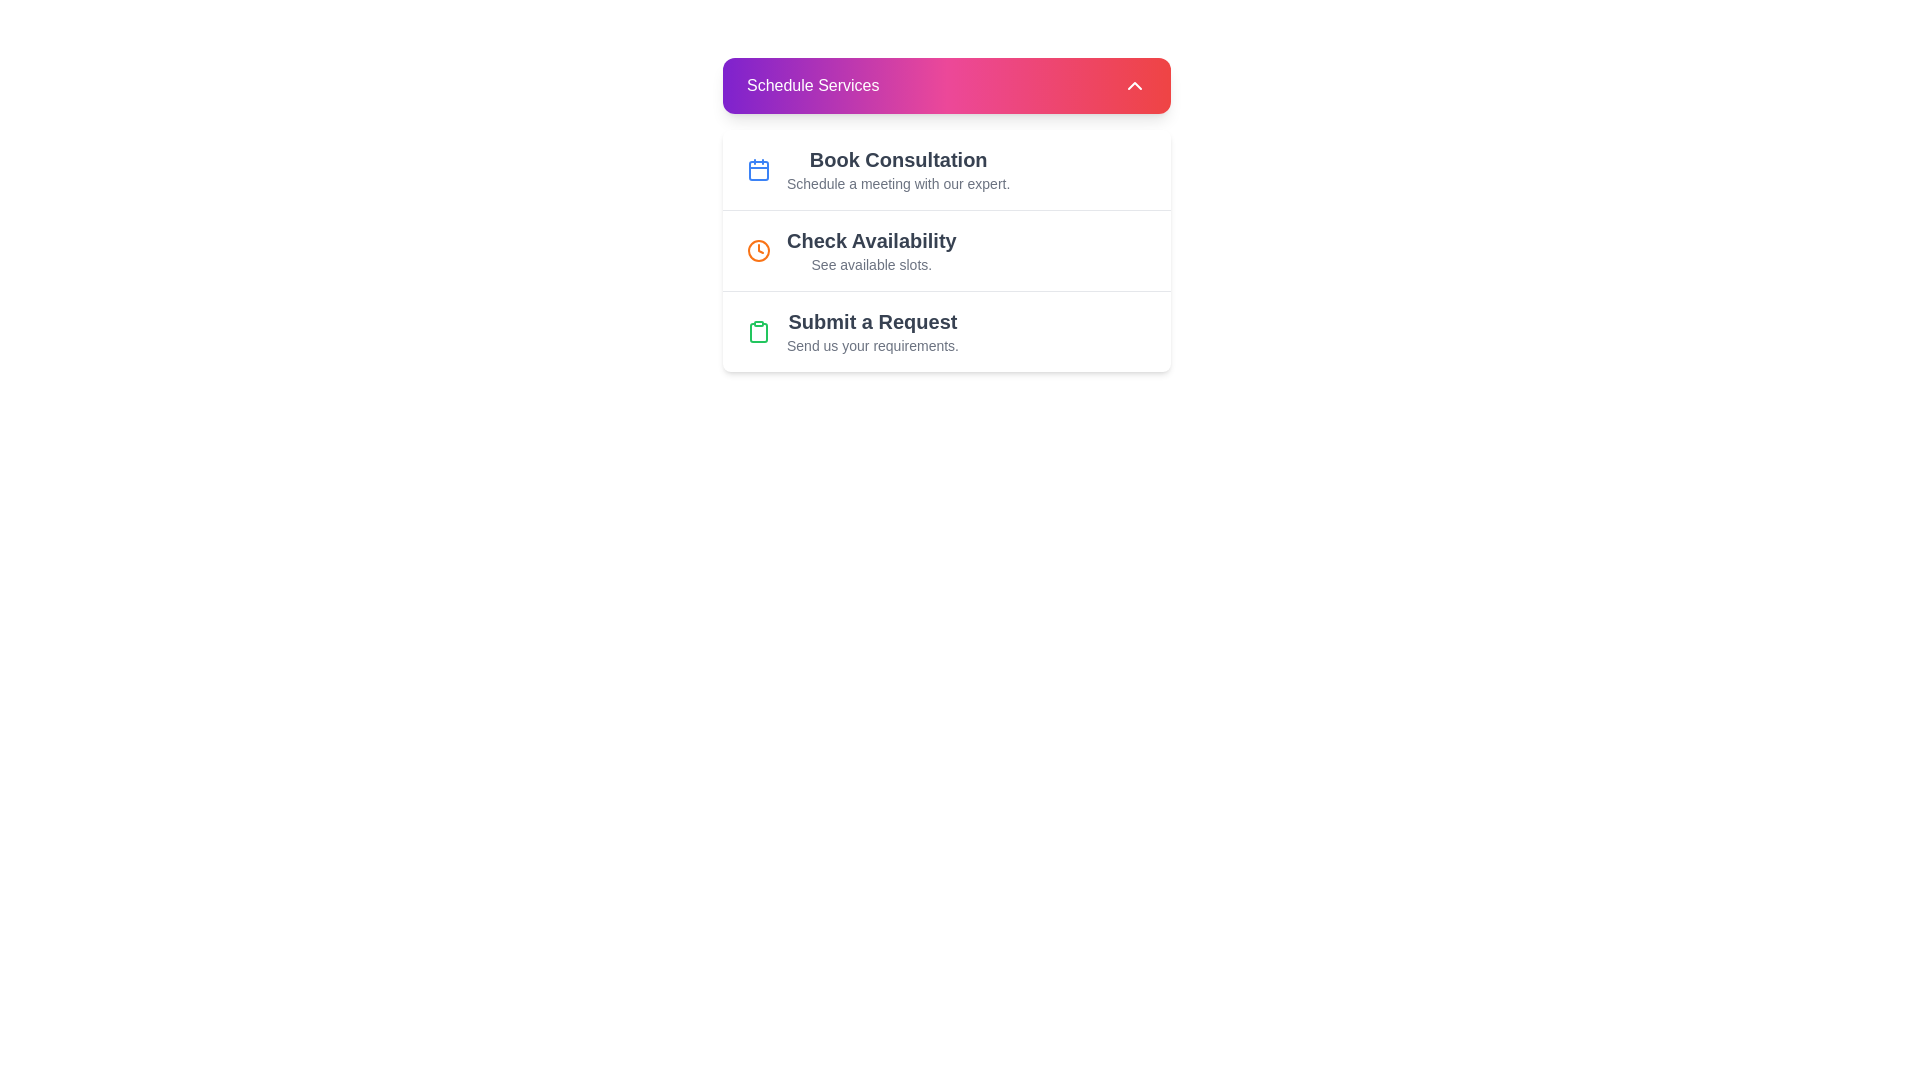 Image resolution: width=1920 pixels, height=1080 pixels. I want to click on the second menu item within the 'Schedule Services' list, so click(945, 215).